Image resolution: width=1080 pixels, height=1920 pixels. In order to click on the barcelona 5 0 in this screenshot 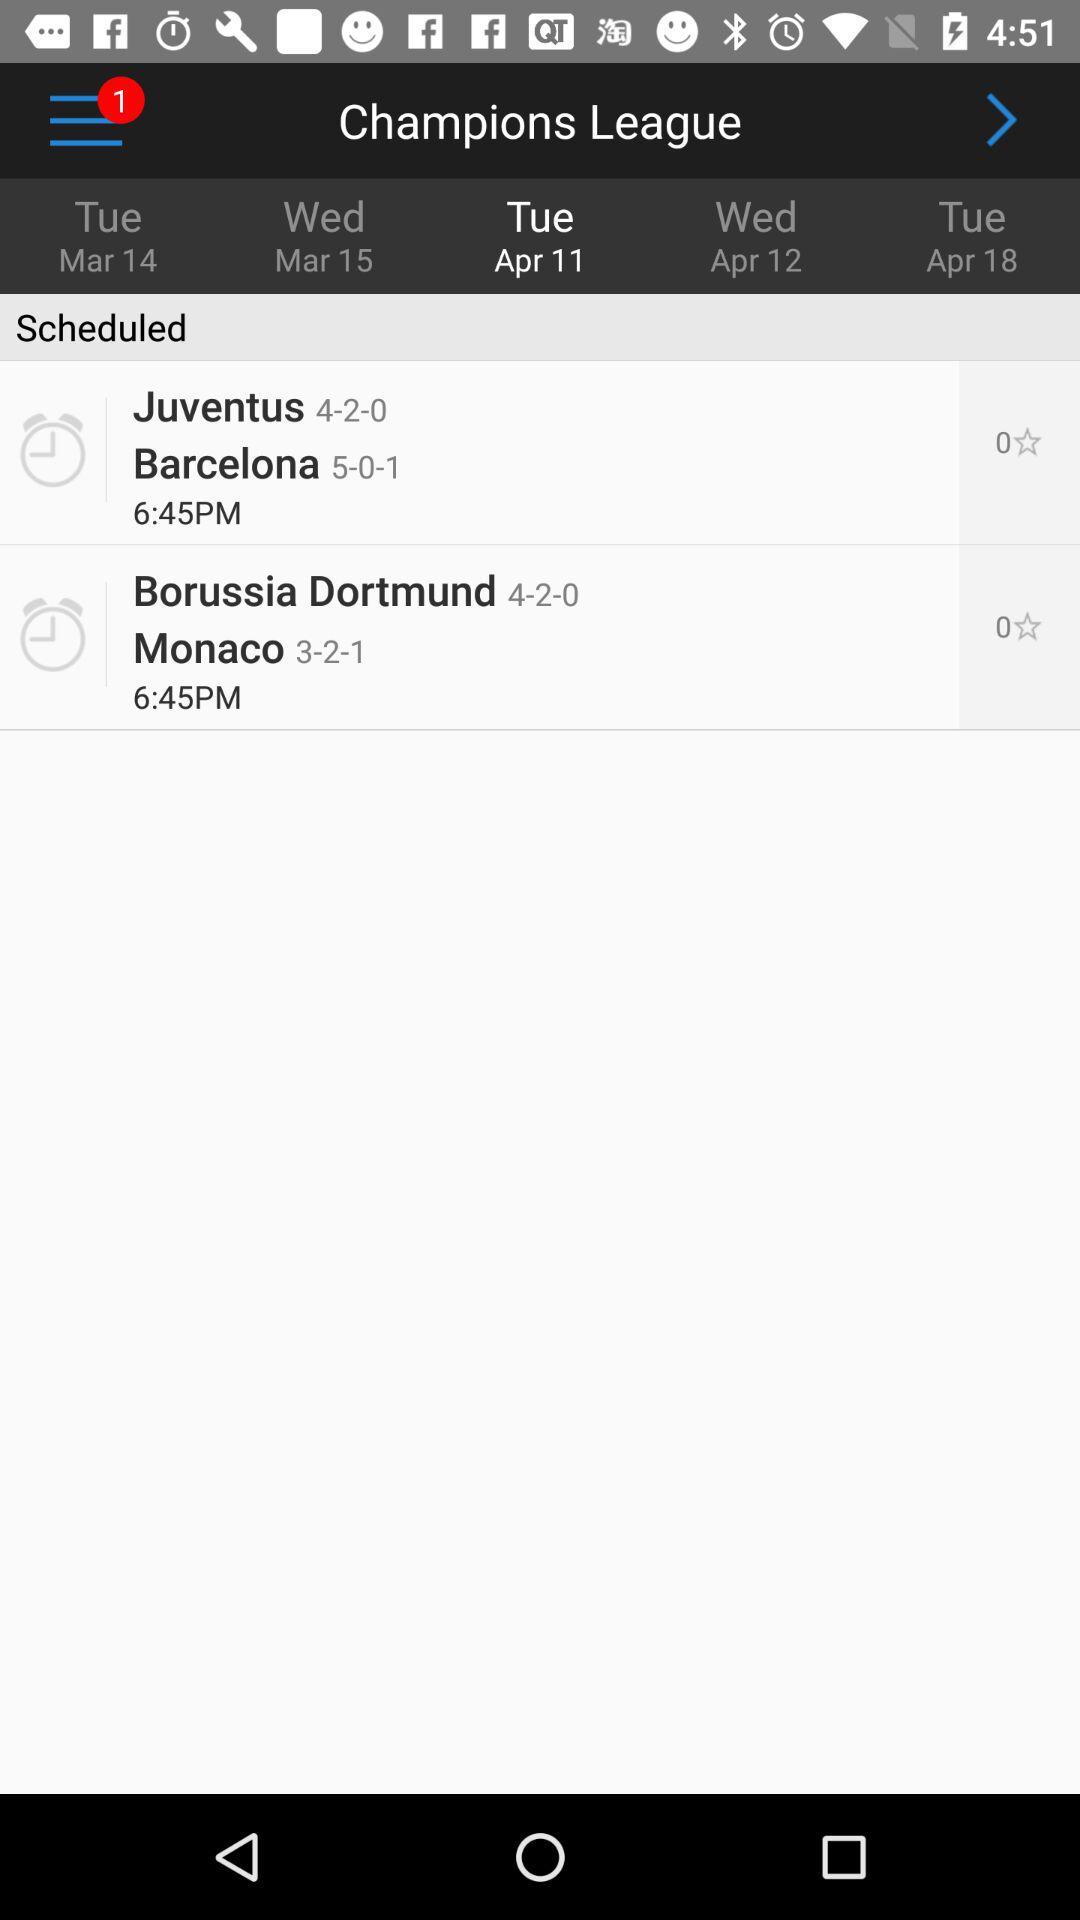, I will do `click(266, 460)`.